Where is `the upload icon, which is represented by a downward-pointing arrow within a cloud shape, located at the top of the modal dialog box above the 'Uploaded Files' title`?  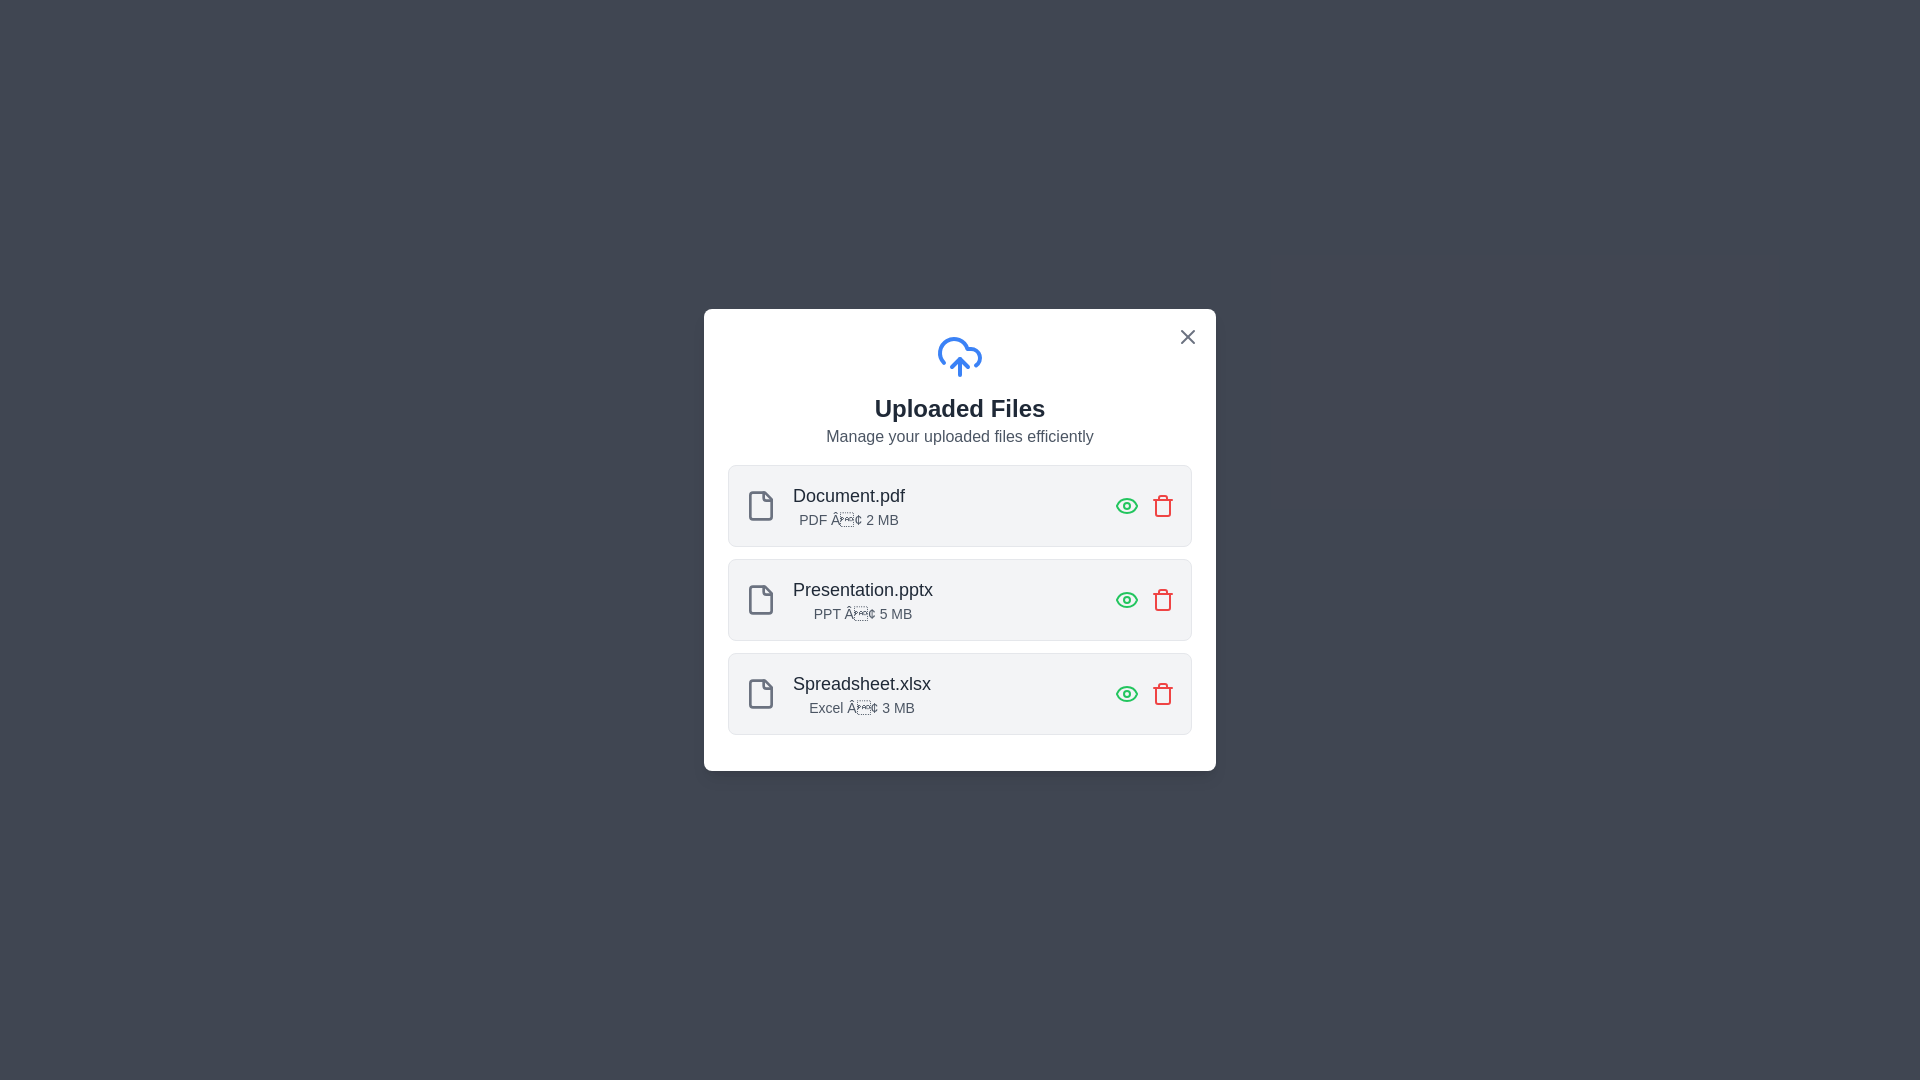
the upload icon, which is represented by a downward-pointing arrow within a cloud shape, located at the top of the modal dialog box above the 'Uploaded Files' title is located at coordinates (960, 362).